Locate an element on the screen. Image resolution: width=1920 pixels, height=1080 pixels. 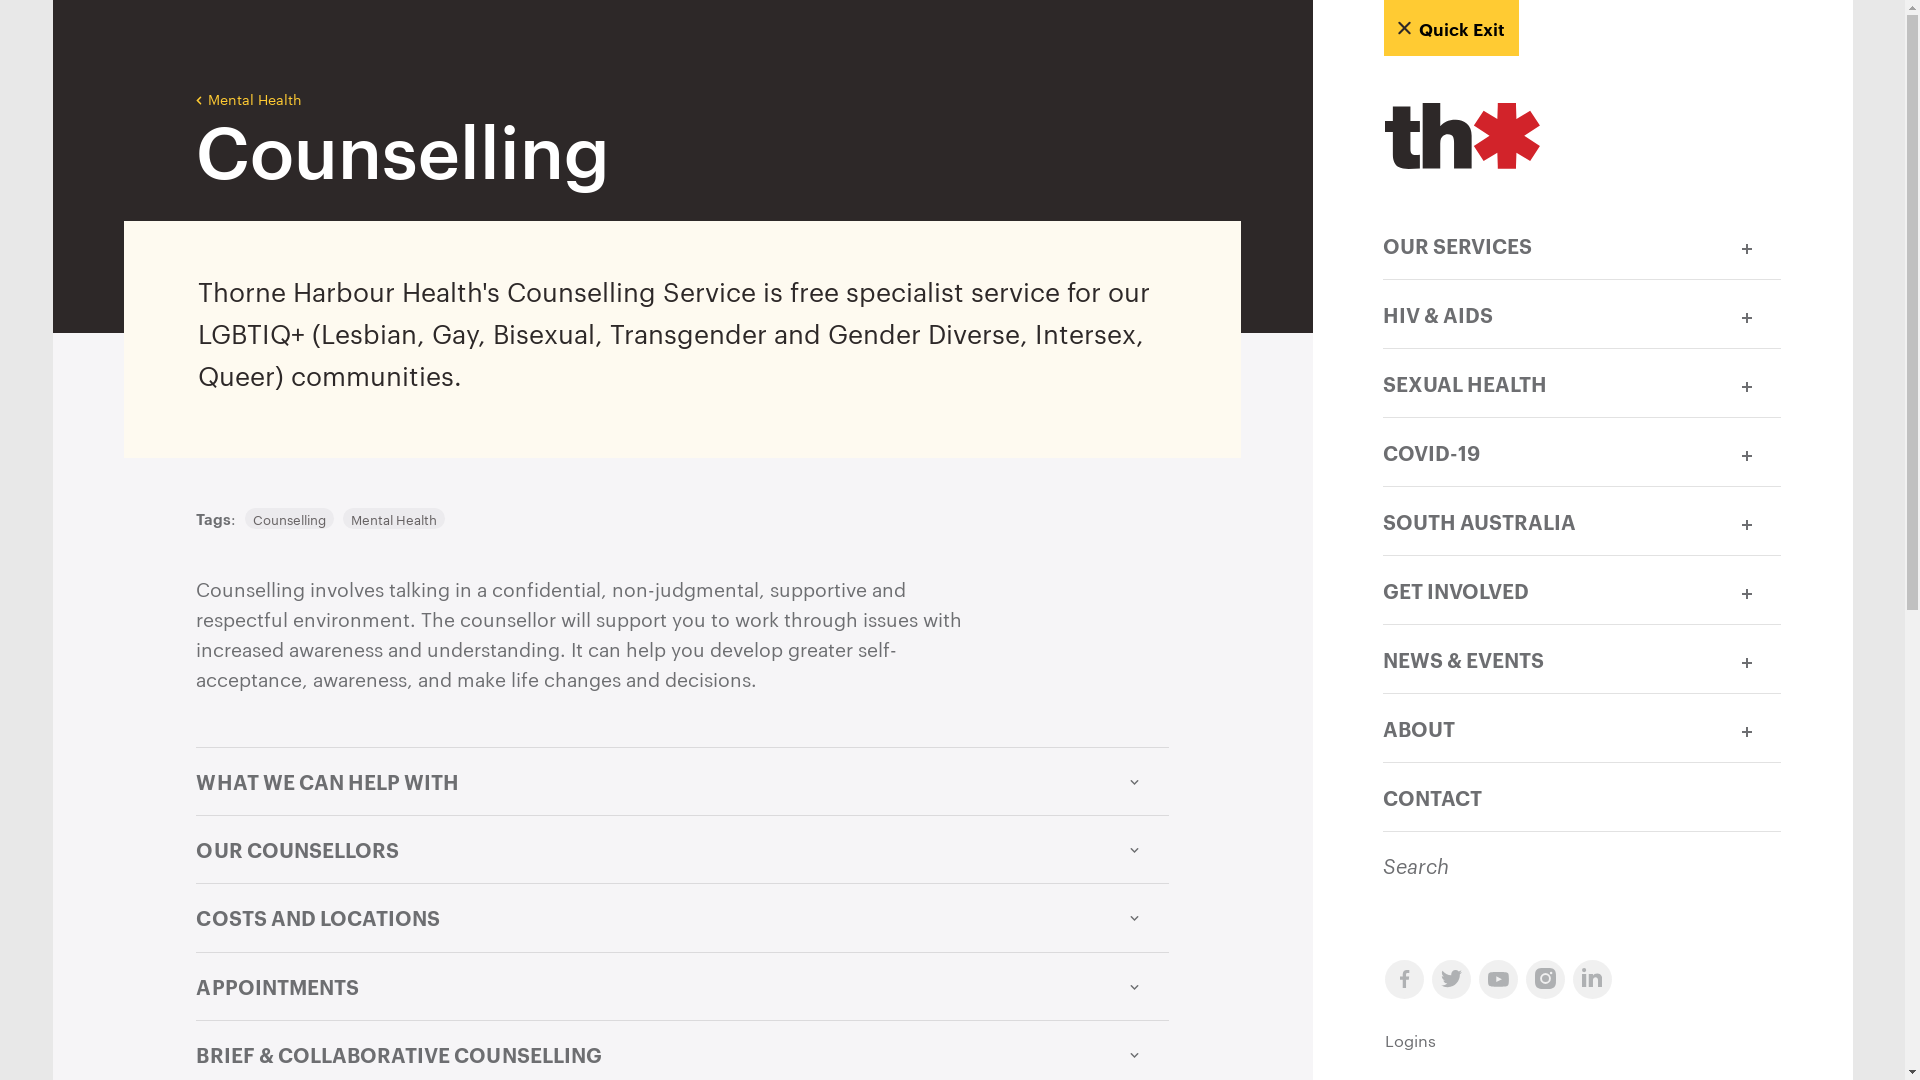
'facebook-symbol' is located at coordinates (1406, 978).